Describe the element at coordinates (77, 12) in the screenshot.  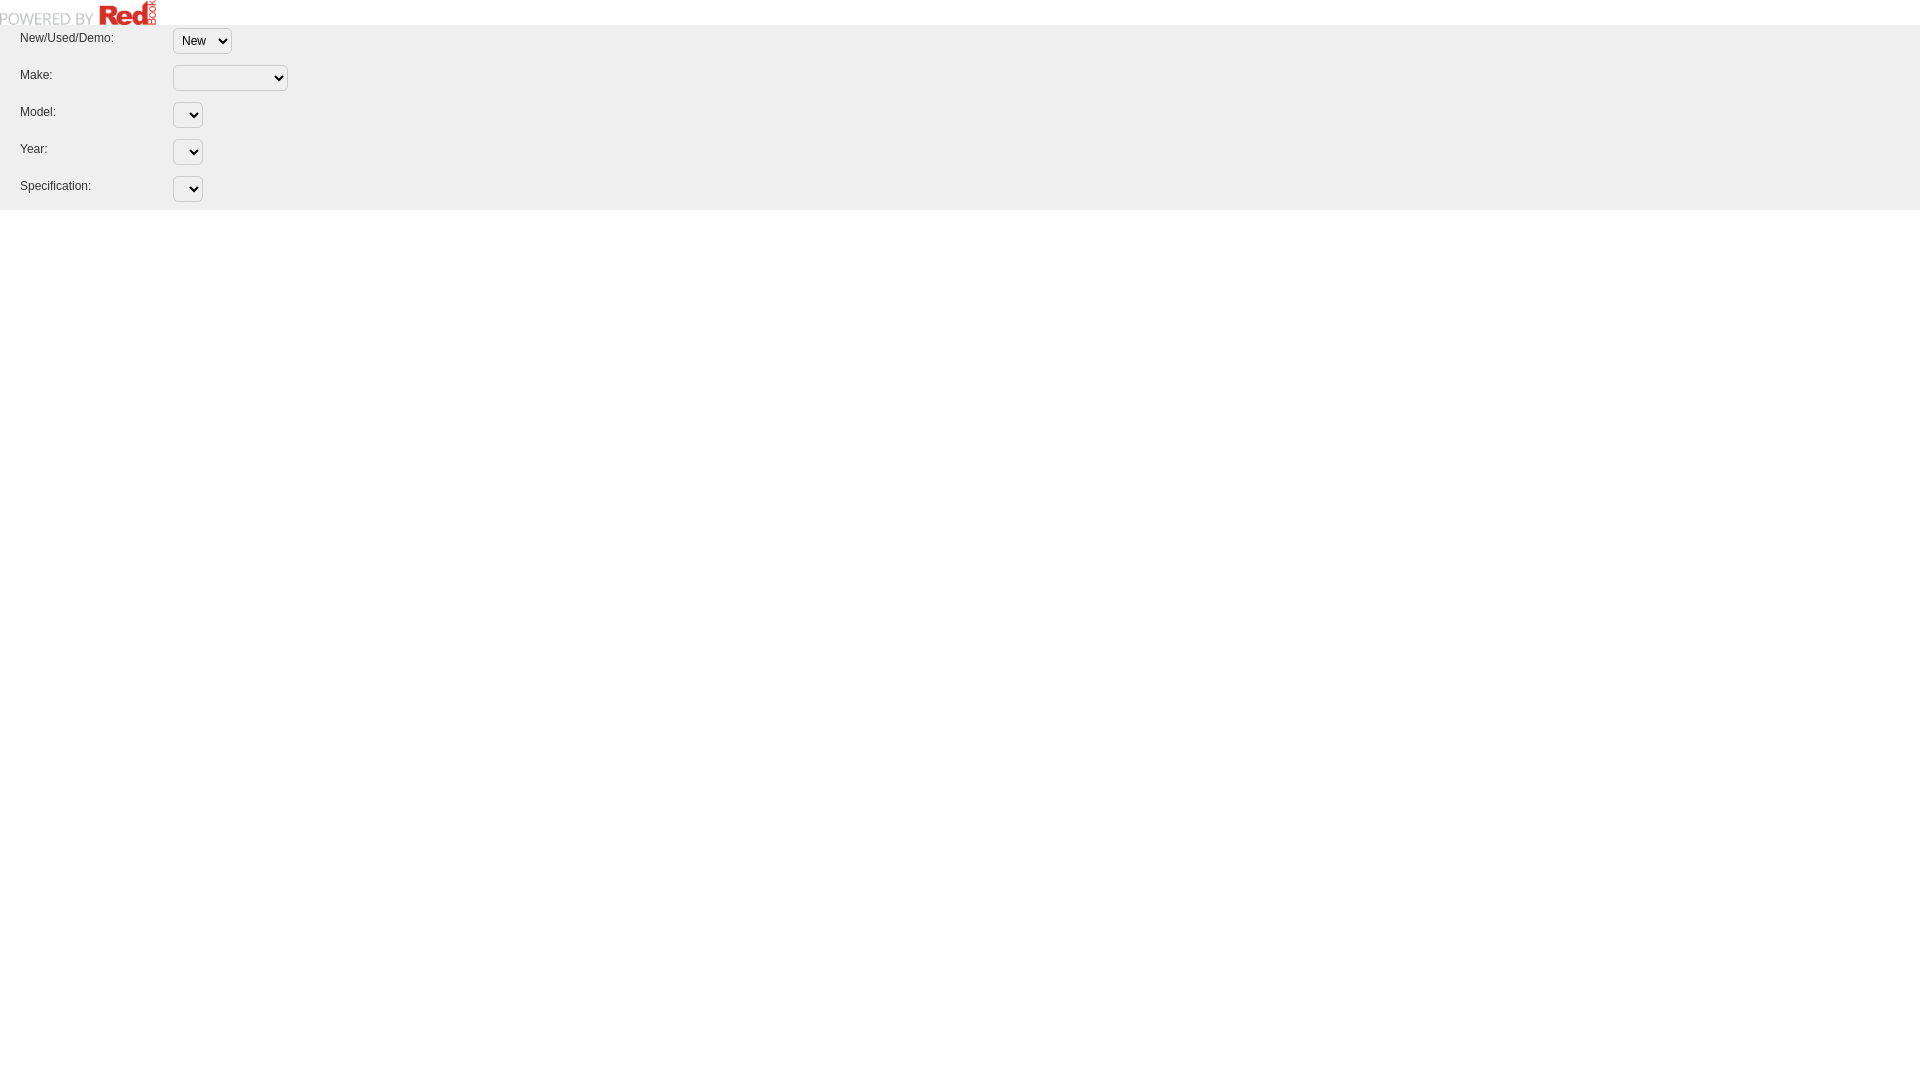
I see `'Red Book'` at that location.